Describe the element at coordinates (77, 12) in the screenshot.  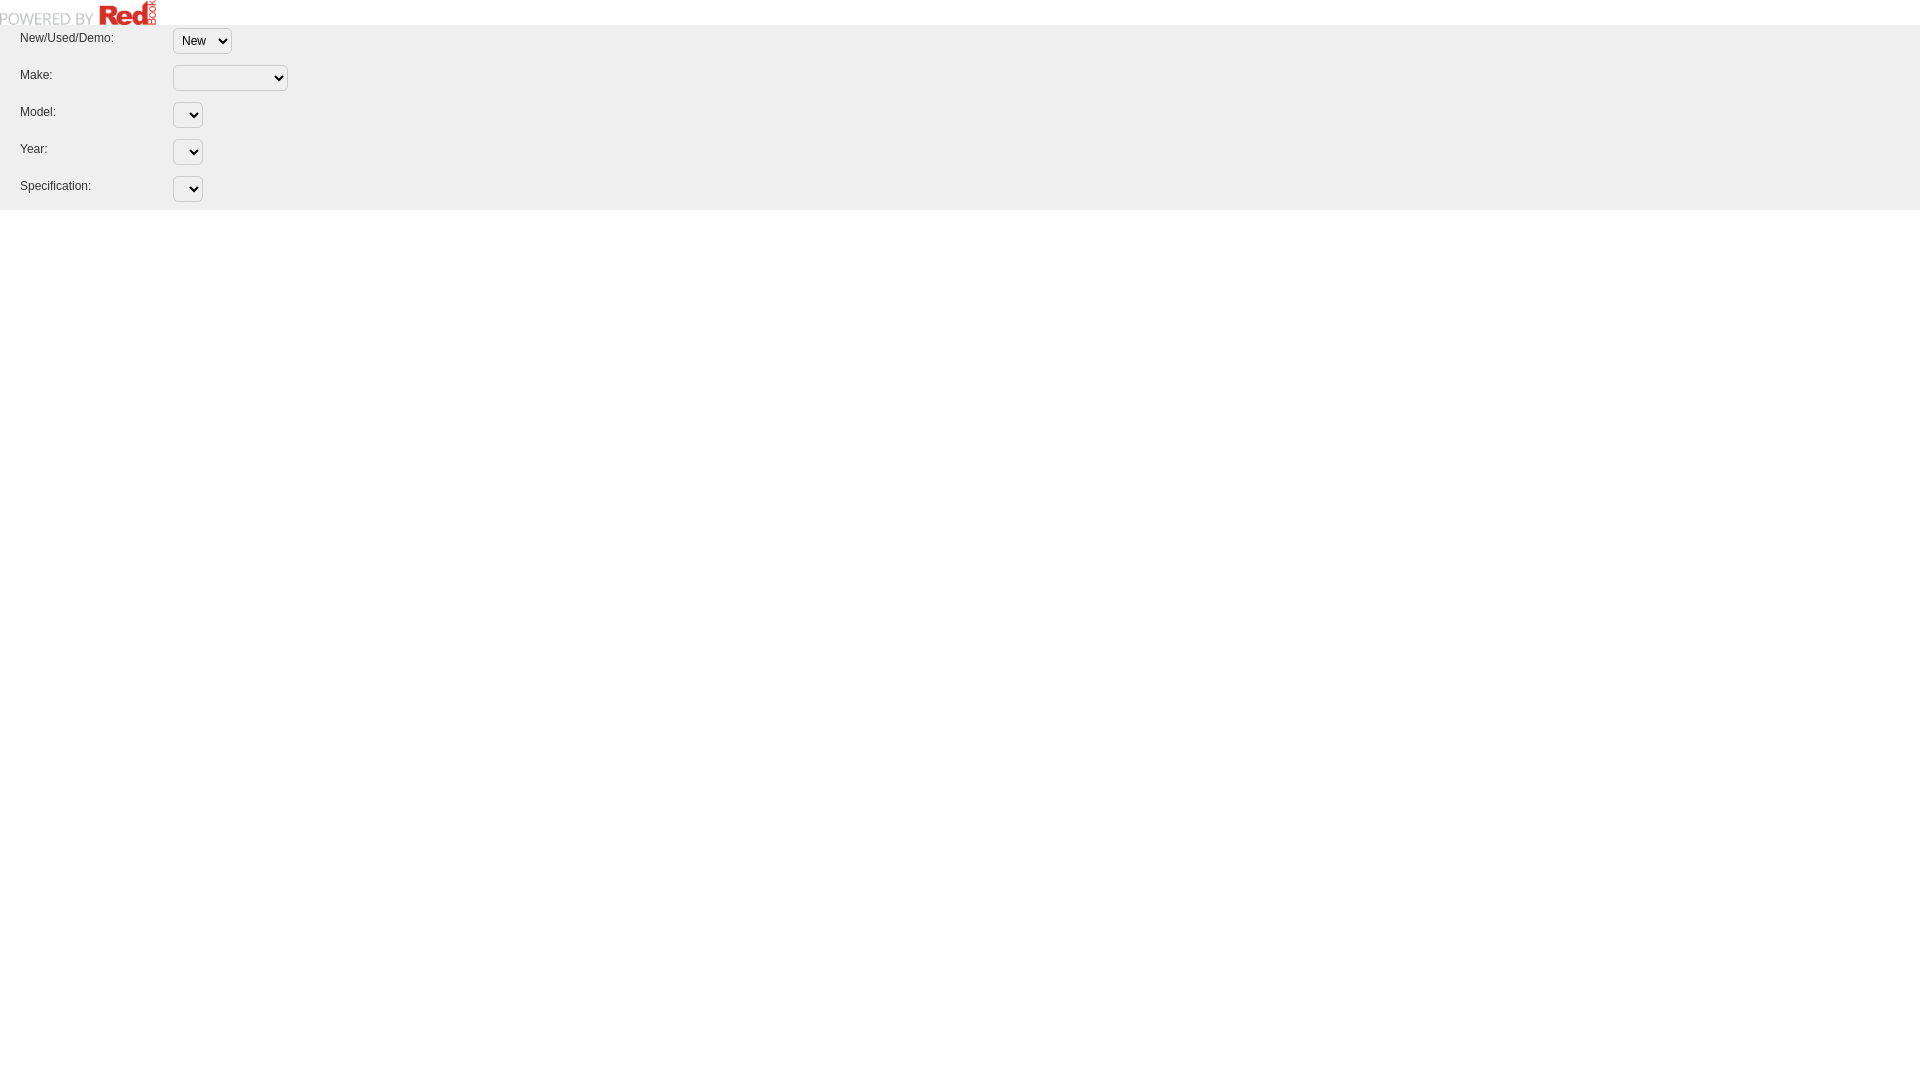
I see `'Red Book'` at that location.